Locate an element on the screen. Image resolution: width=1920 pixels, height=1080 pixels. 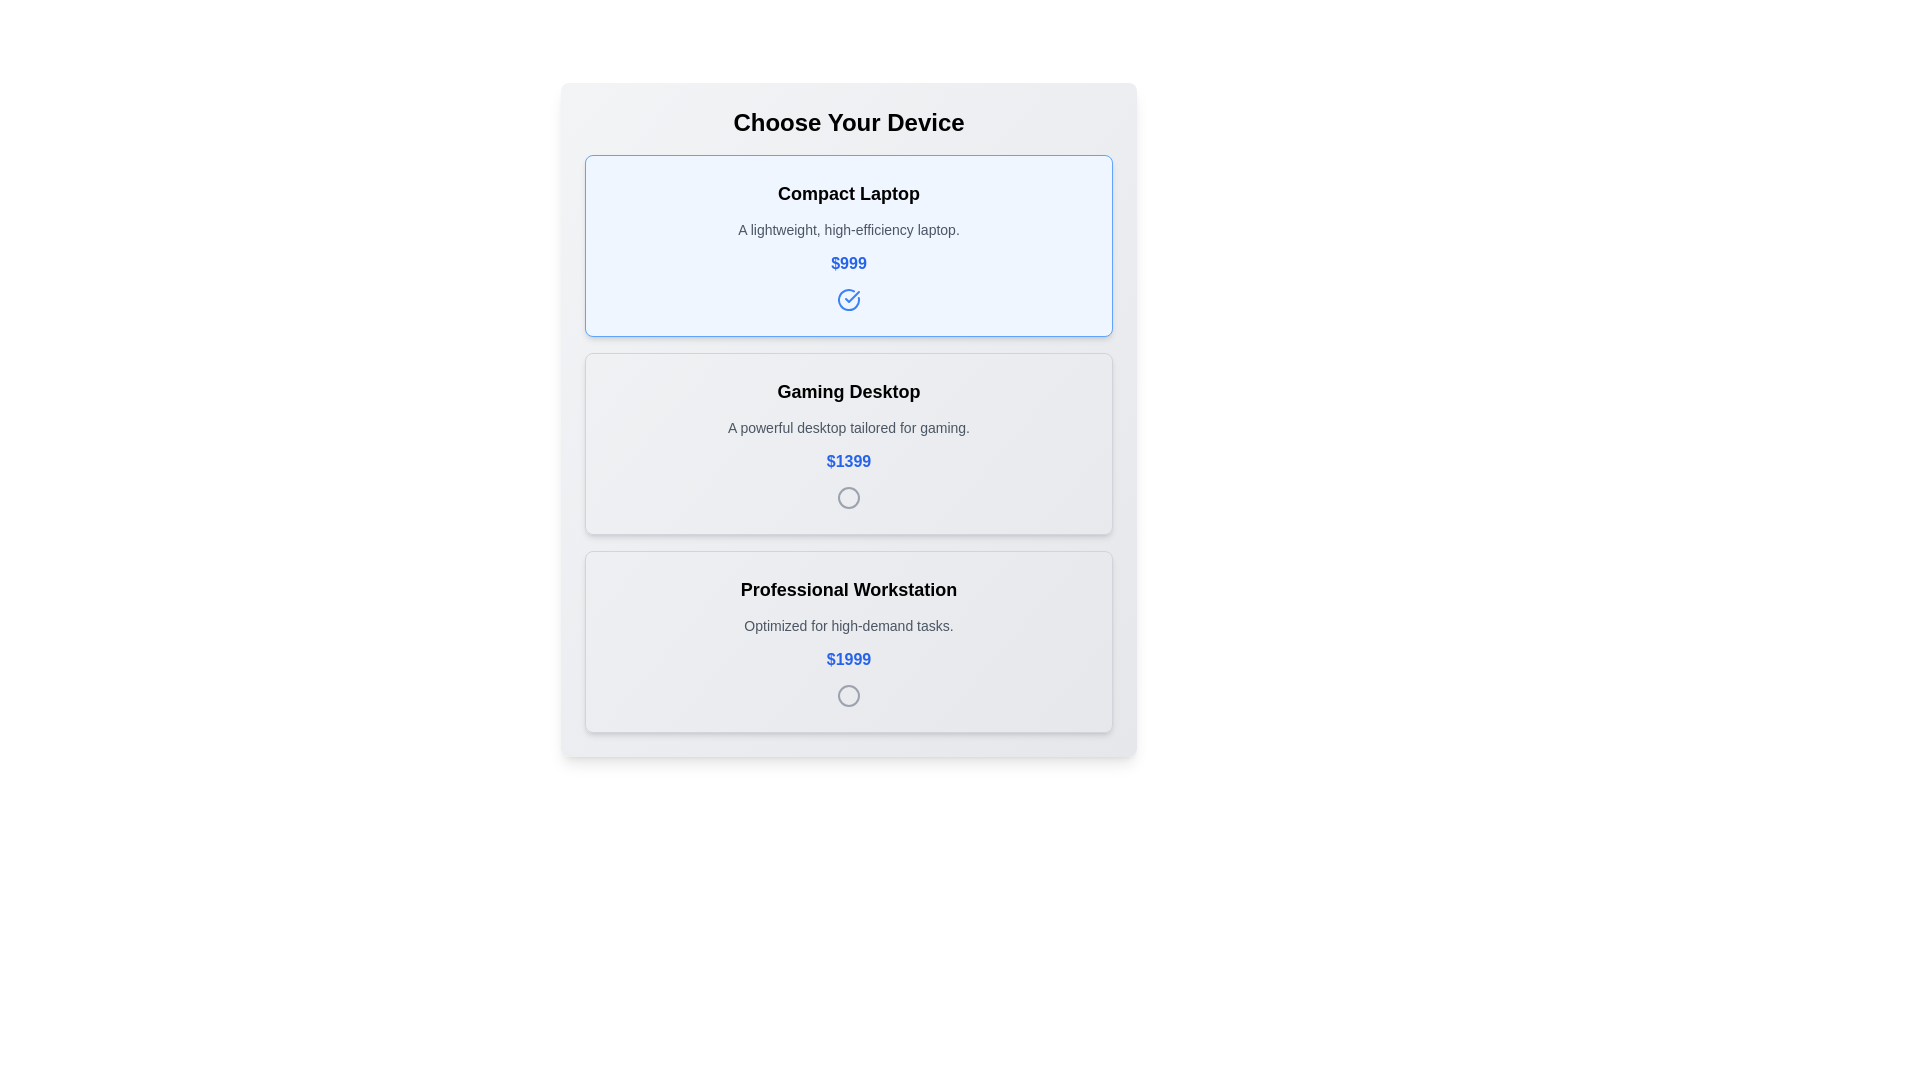
the static text label displaying the price ($1999) for the 'Professional Workstation' option, located beneath the description 'Optimized for high-demand tasks.' is located at coordinates (849, 659).